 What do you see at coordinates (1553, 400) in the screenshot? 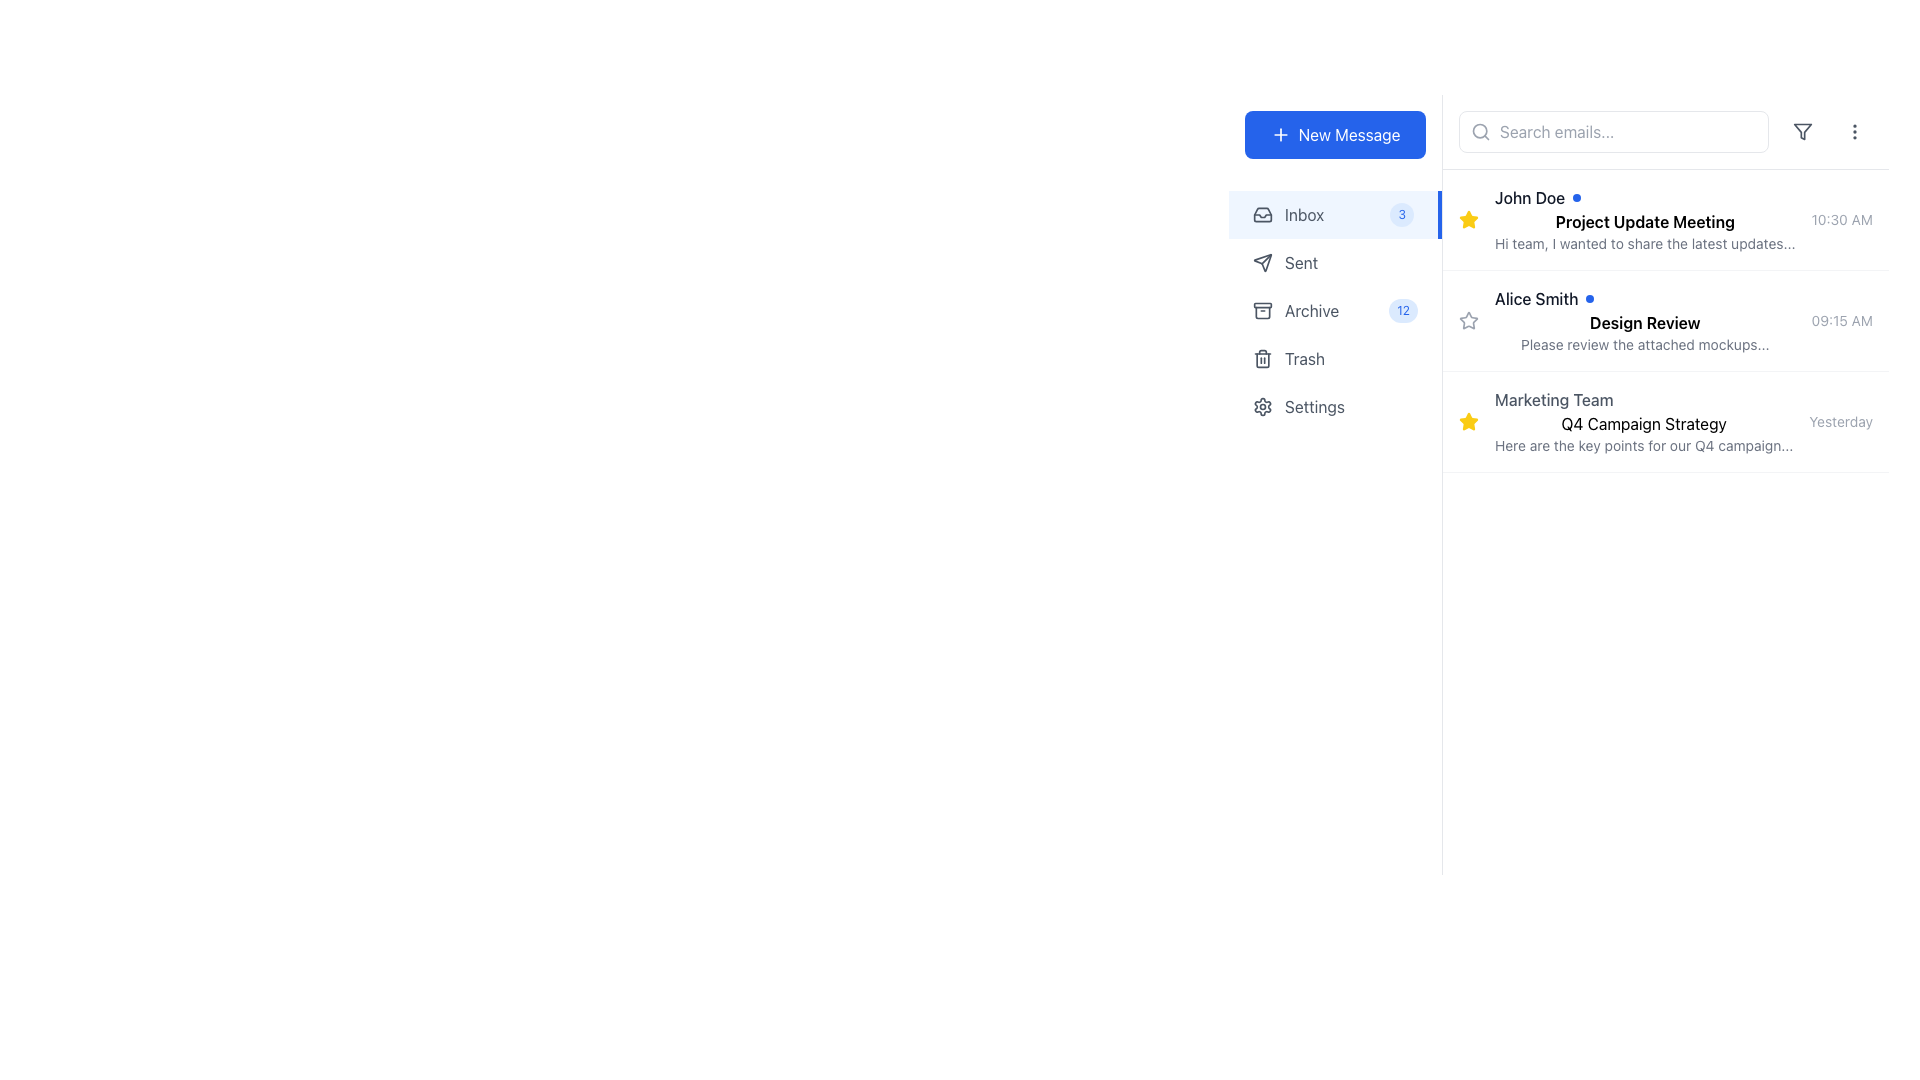
I see `the sender's name label for the third email entry, located above the subject line 'Q4 Campaign Strategy' in the content area` at bounding box center [1553, 400].